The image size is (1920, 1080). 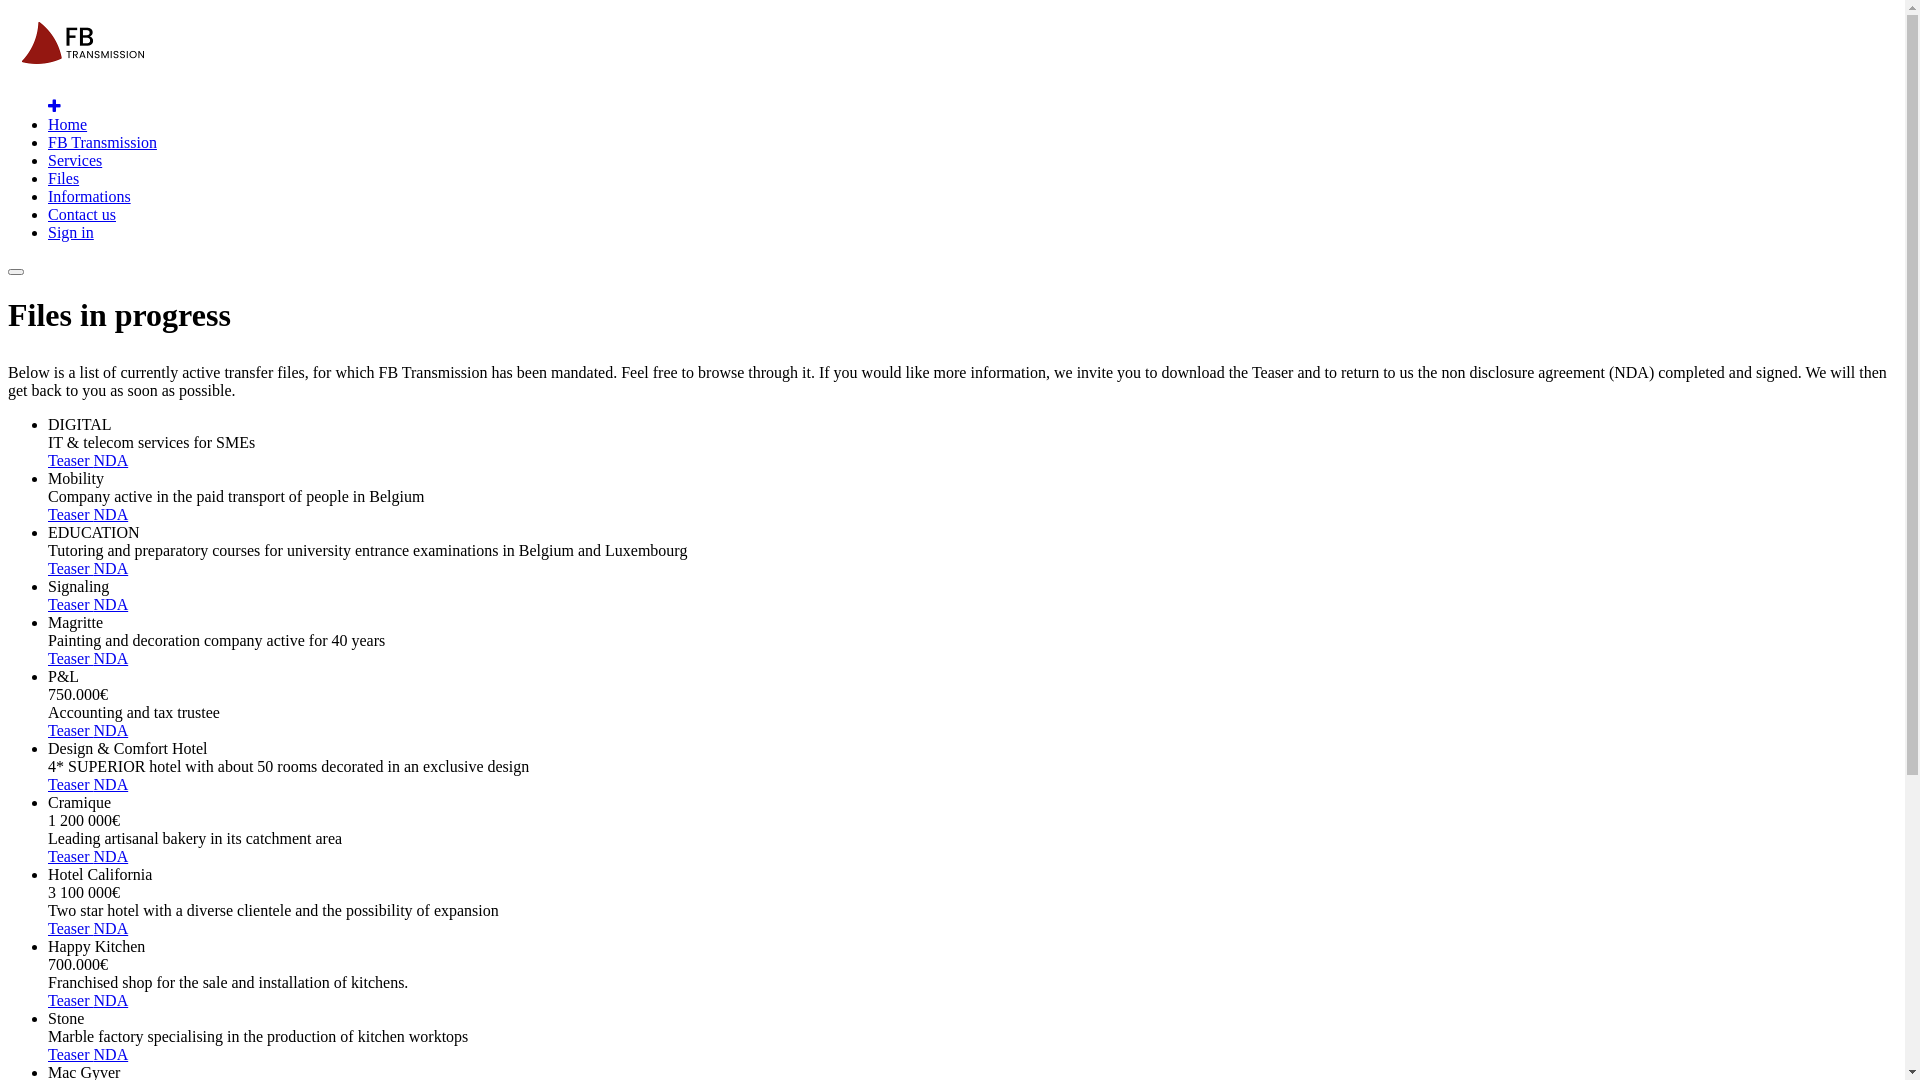 What do you see at coordinates (75, 159) in the screenshot?
I see `'Services'` at bounding box center [75, 159].